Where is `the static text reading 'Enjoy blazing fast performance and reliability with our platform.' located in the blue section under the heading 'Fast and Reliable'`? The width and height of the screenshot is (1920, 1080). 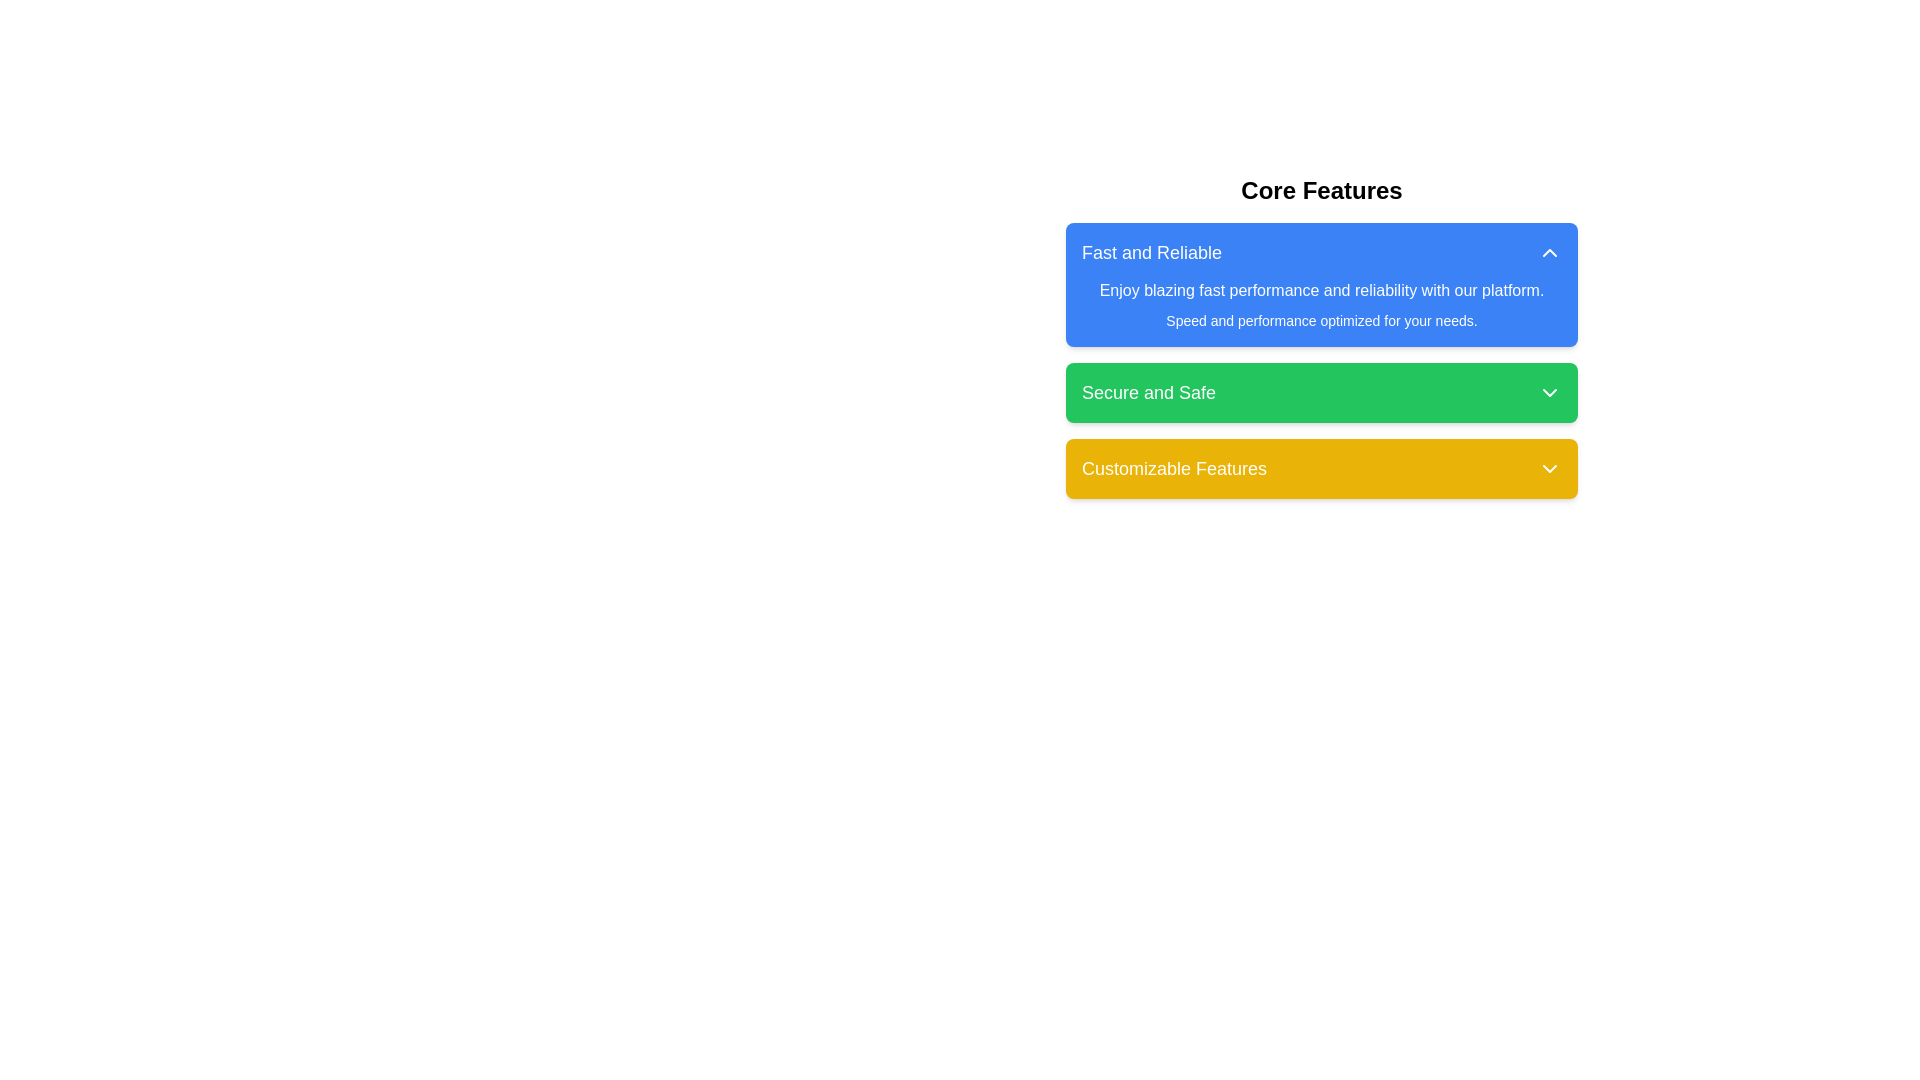 the static text reading 'Enjoy blazing fast performance and reliability with our platform.' located in the blue section under the heading 'Fast and Reliable' is located at coordinates (1321, 290).